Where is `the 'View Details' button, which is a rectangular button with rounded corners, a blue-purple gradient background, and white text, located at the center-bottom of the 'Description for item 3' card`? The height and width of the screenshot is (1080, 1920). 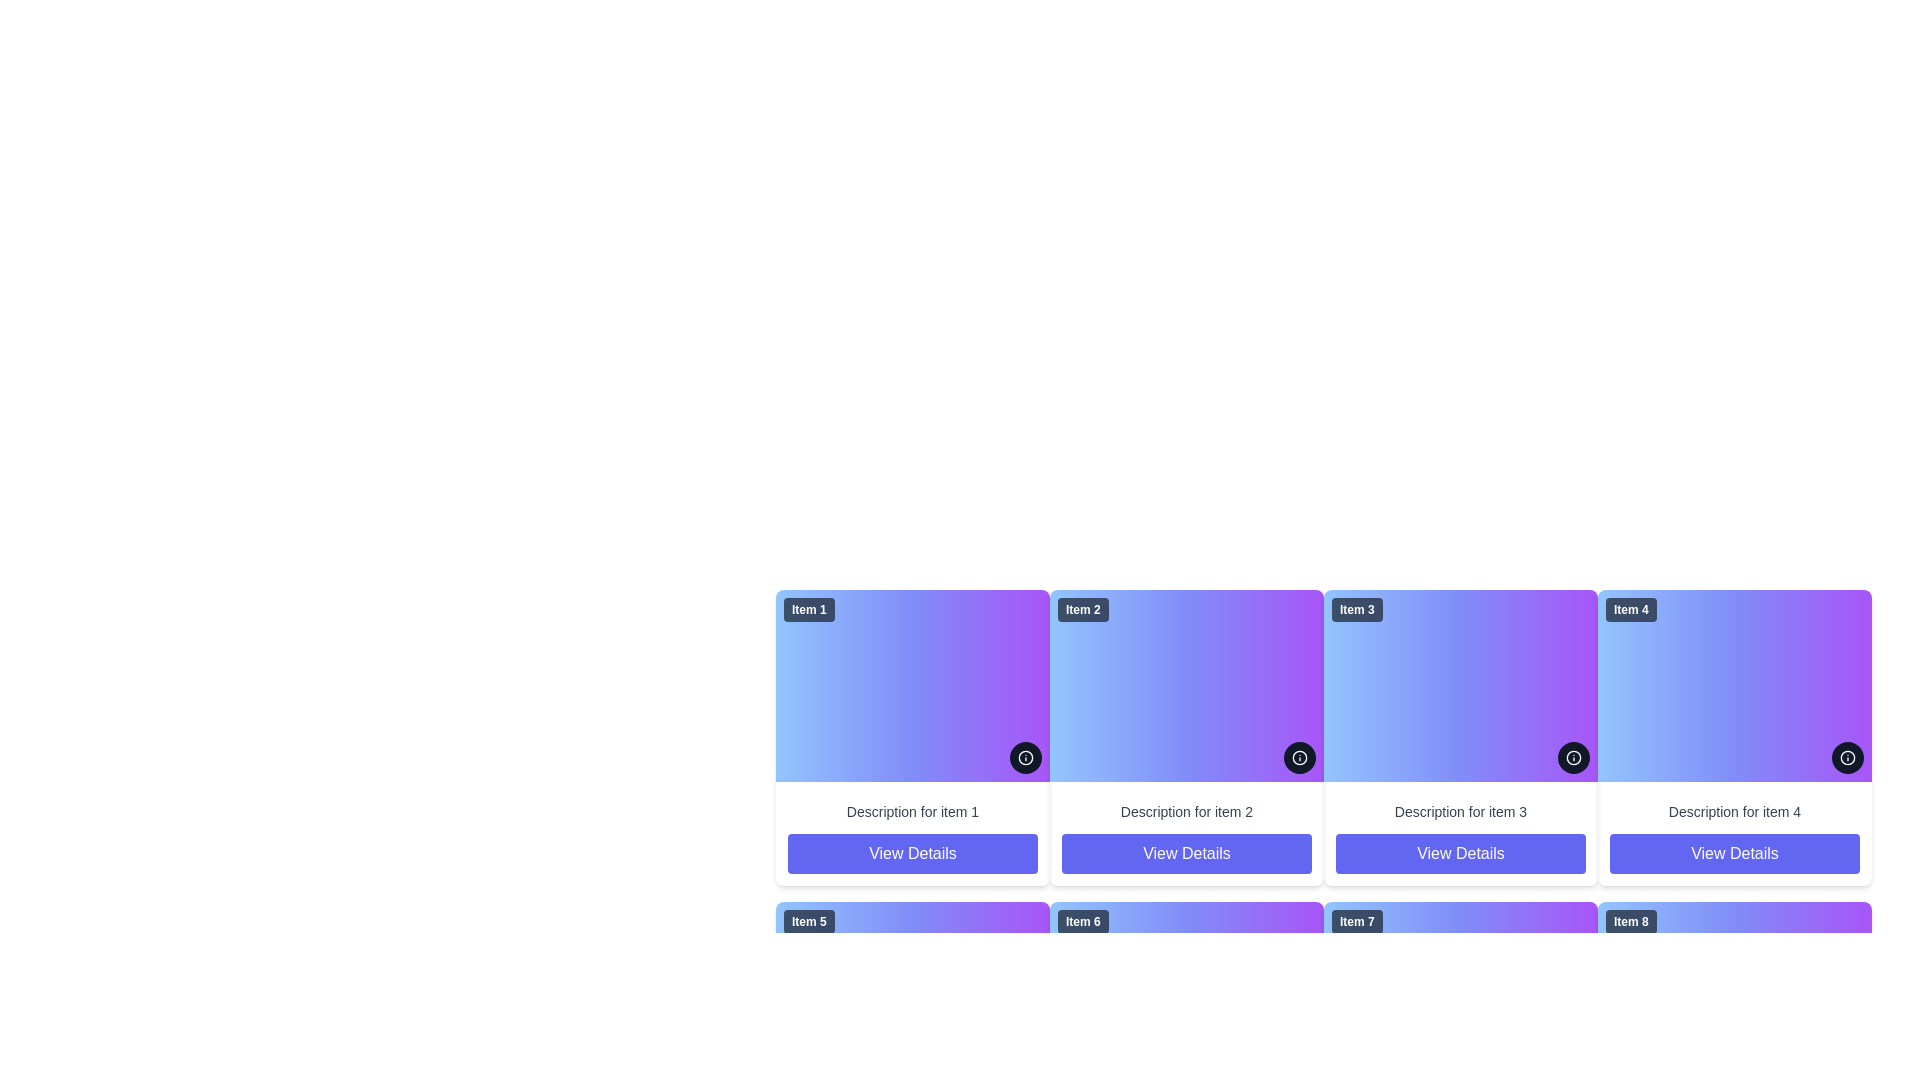 the 'View Details' button, which is a rectangular button with rounded corners, a blue-purple gradient background, and white text, located at the center-bottom of the 'Description for item 3' card is located at coordinates (1460, 853).